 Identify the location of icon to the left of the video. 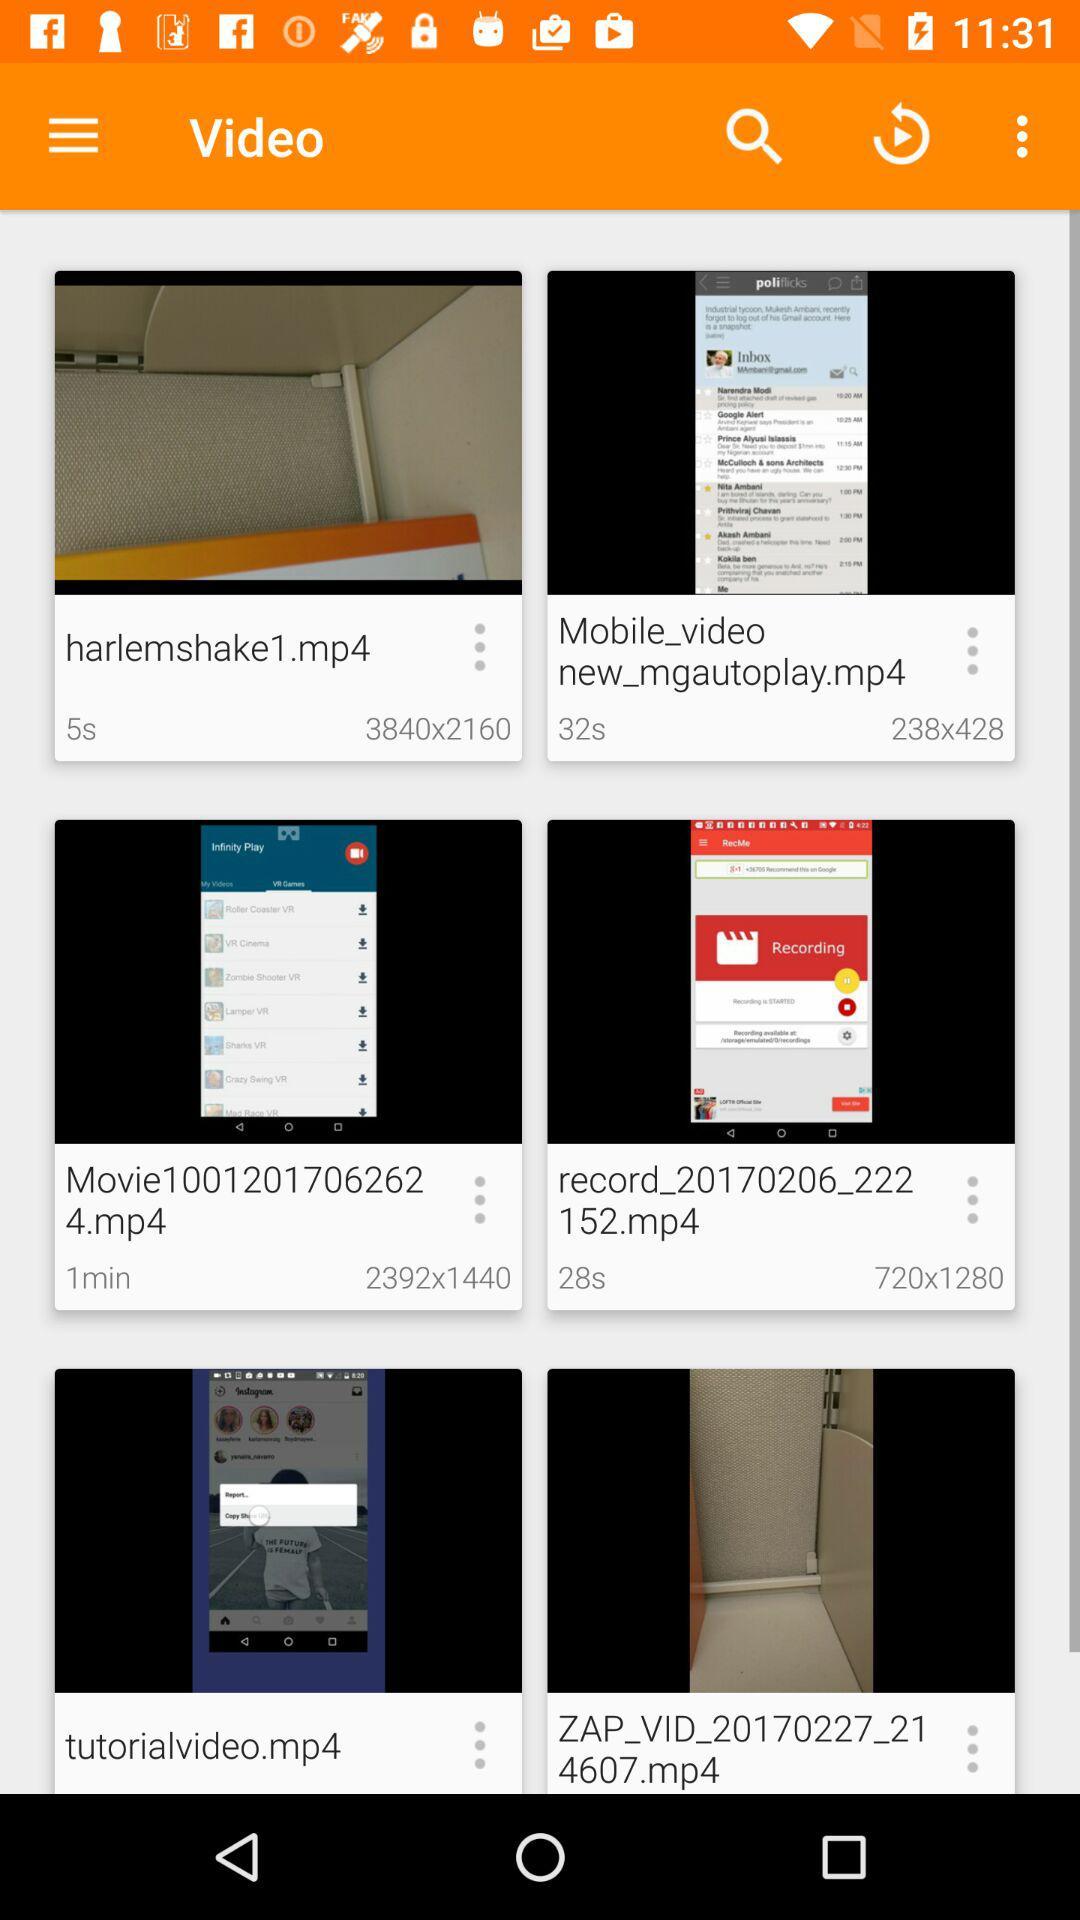
(72, 135).